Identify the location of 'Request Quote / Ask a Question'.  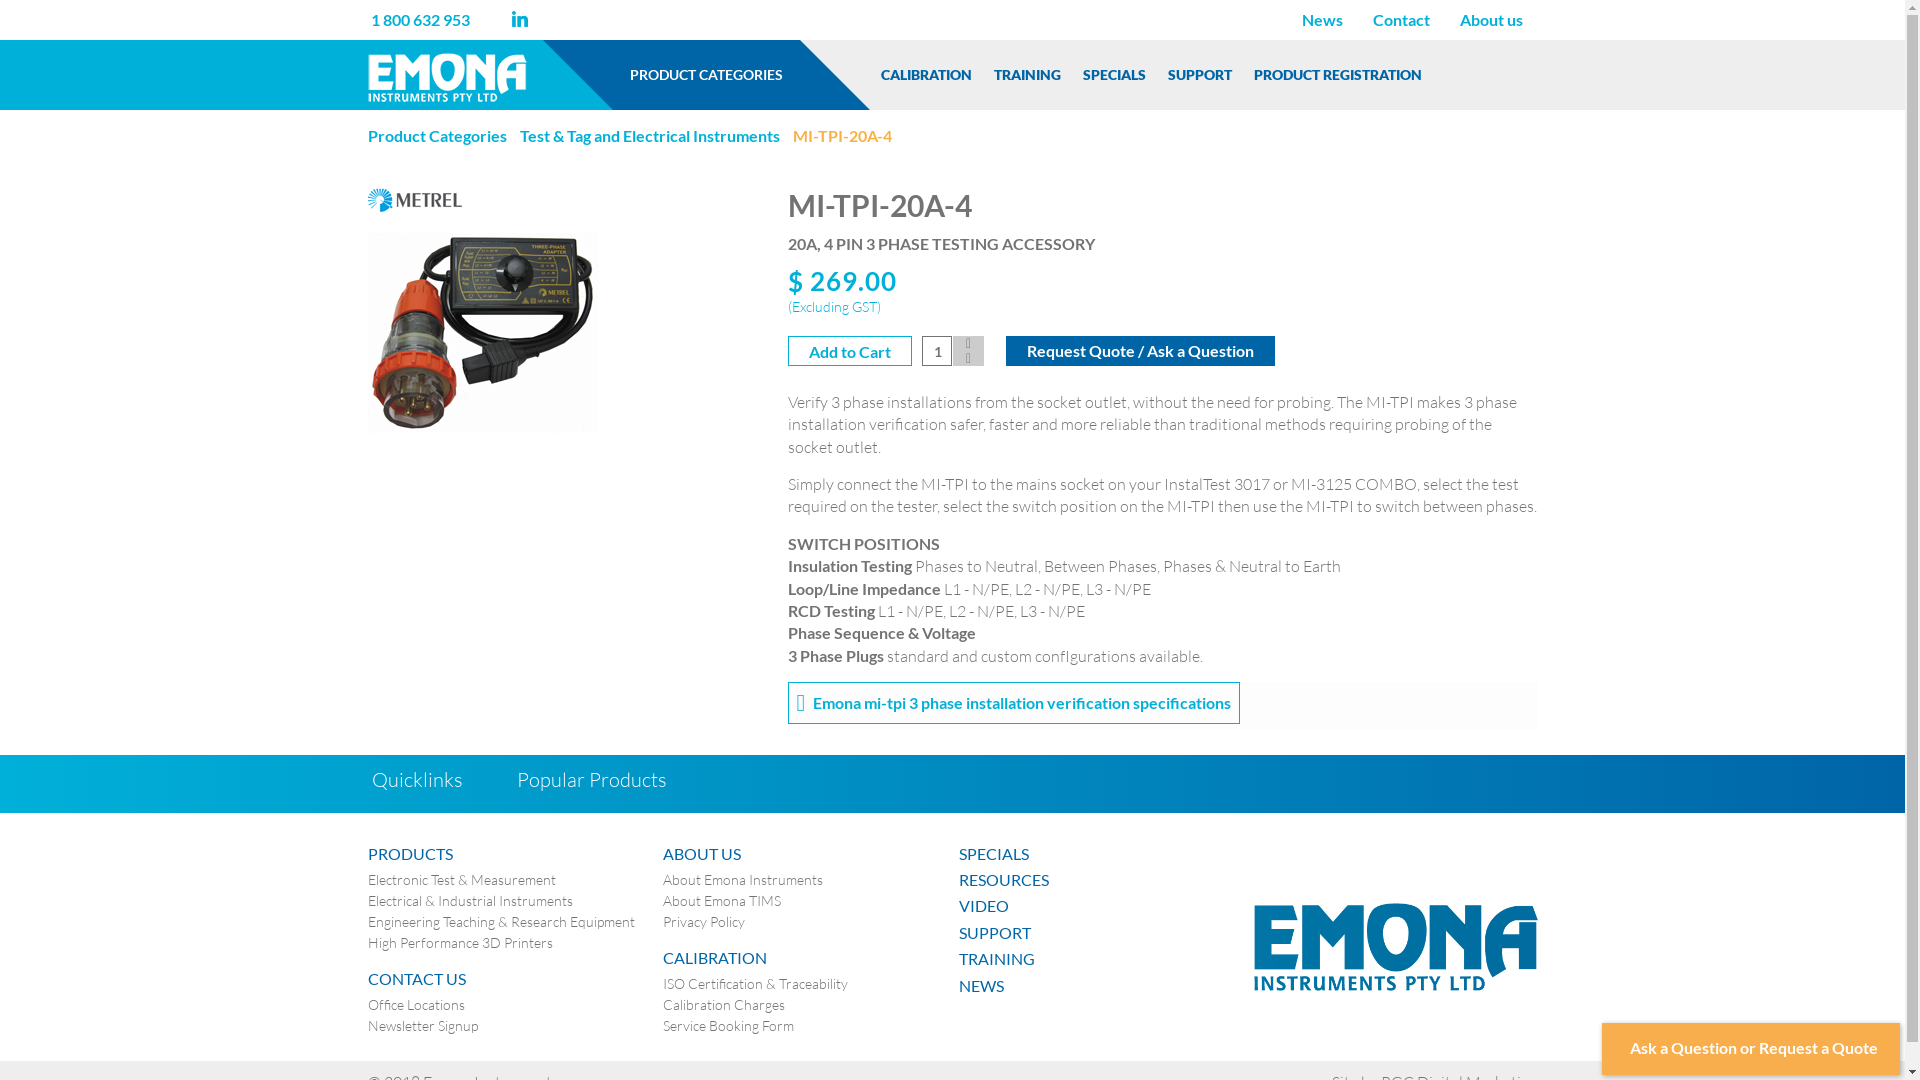
(1140, 350).